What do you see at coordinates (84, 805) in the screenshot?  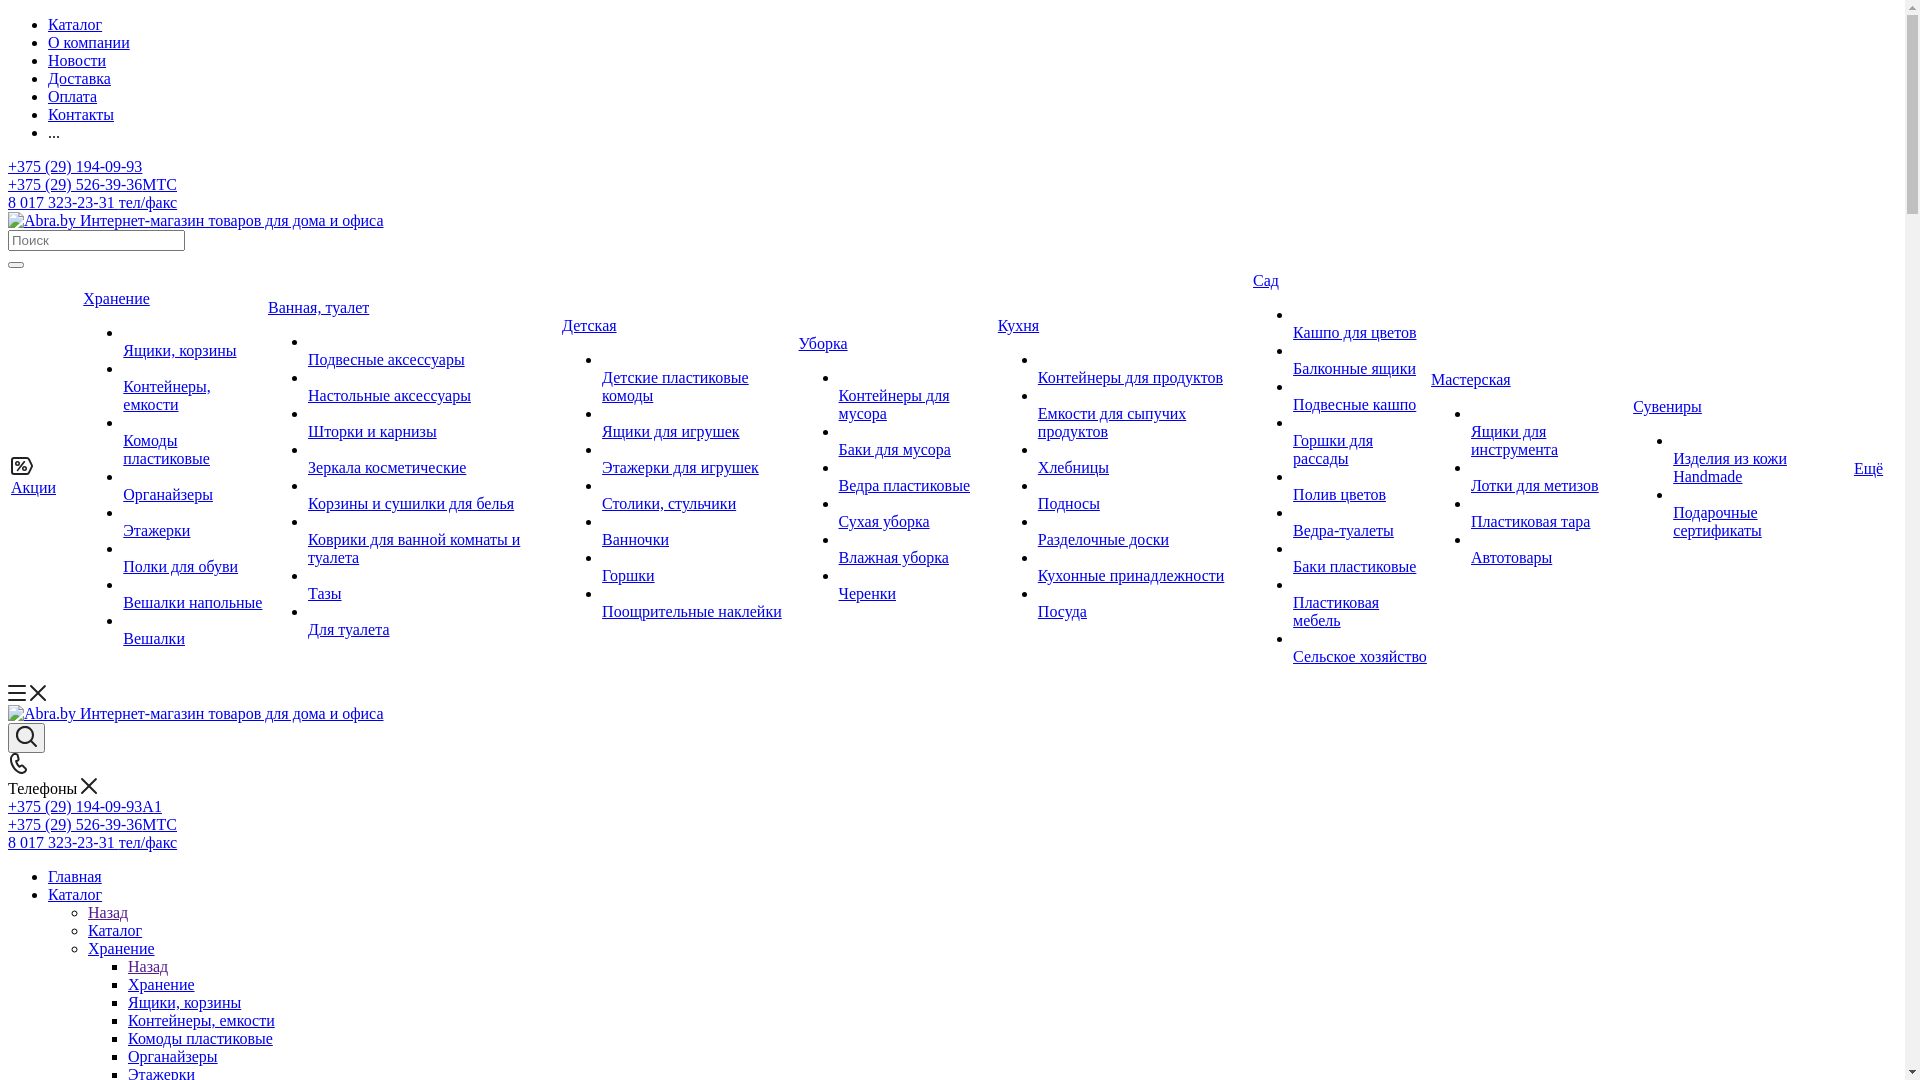 I see `'+375 (29) 194-09-93A1'` at bounding box center [84, 805].